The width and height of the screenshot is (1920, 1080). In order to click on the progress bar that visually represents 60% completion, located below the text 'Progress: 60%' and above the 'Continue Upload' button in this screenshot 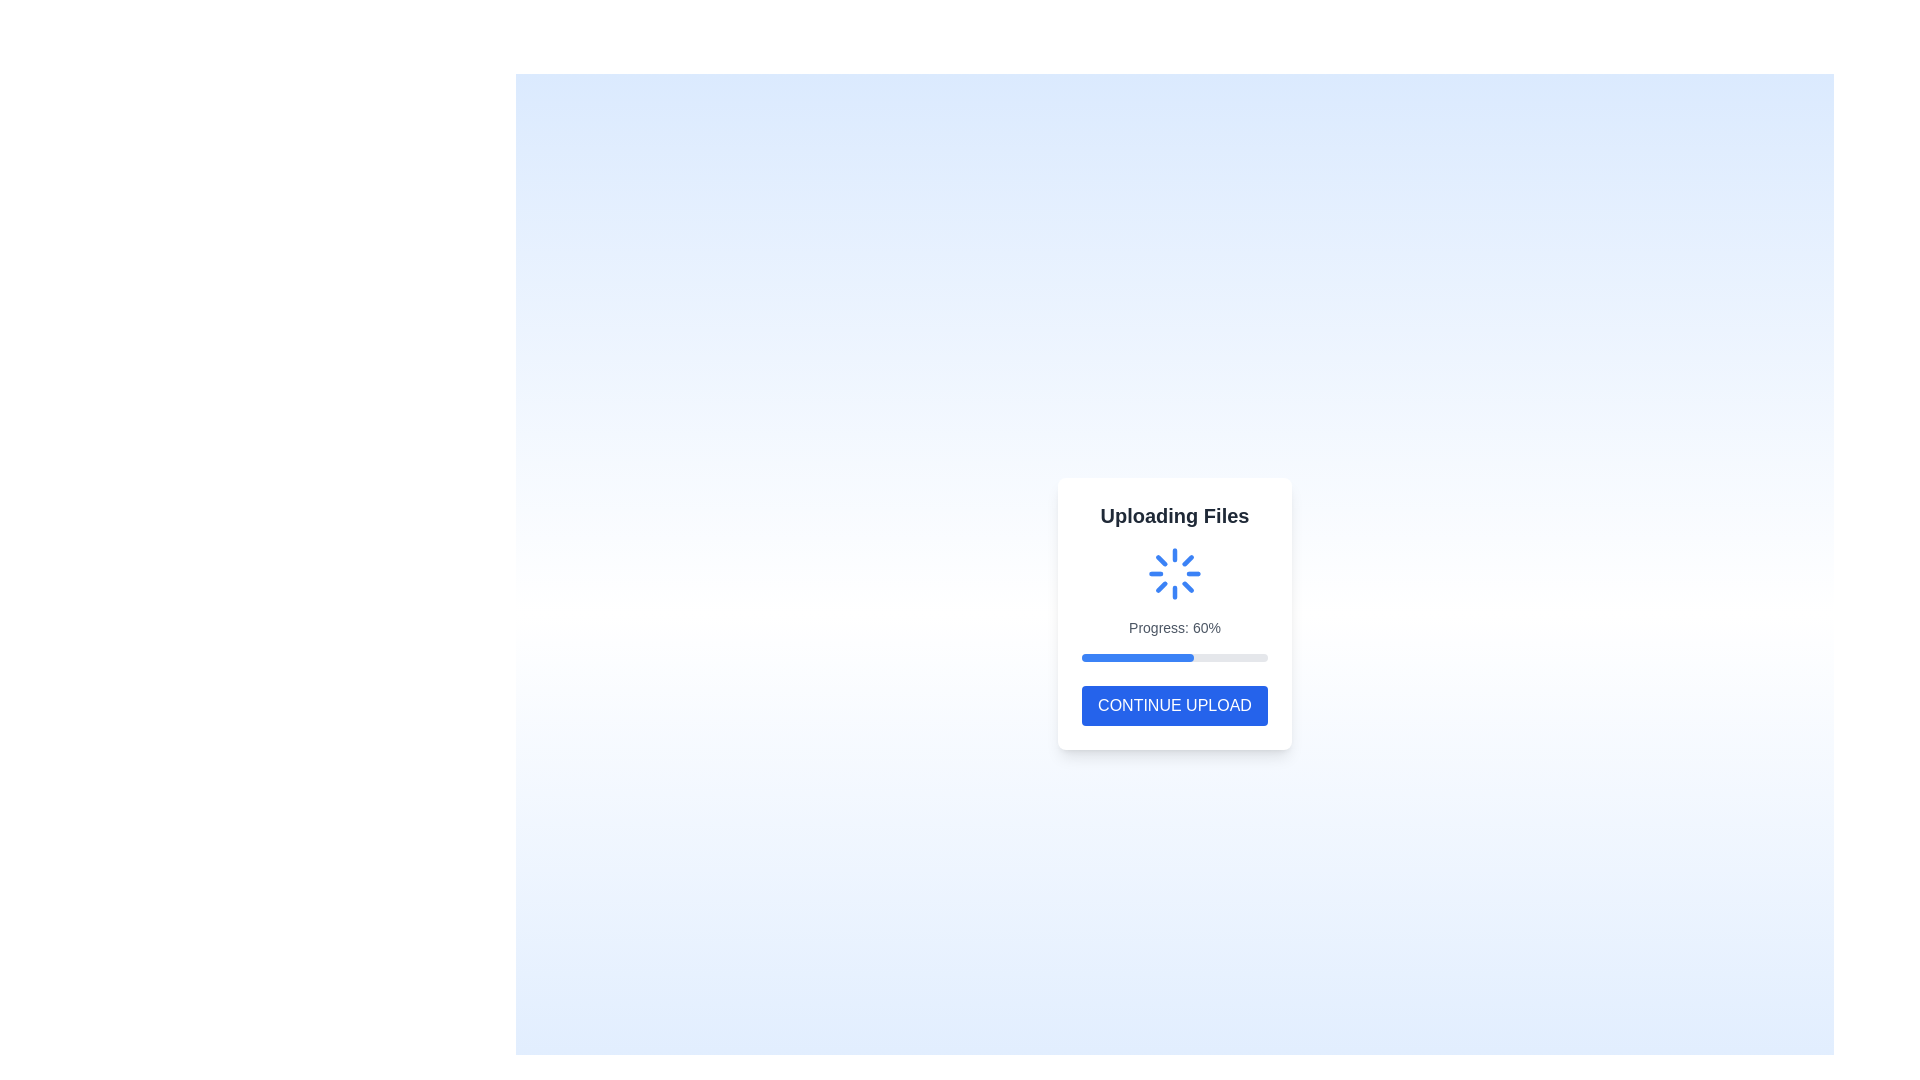, I will do `click(1175, 658)`.